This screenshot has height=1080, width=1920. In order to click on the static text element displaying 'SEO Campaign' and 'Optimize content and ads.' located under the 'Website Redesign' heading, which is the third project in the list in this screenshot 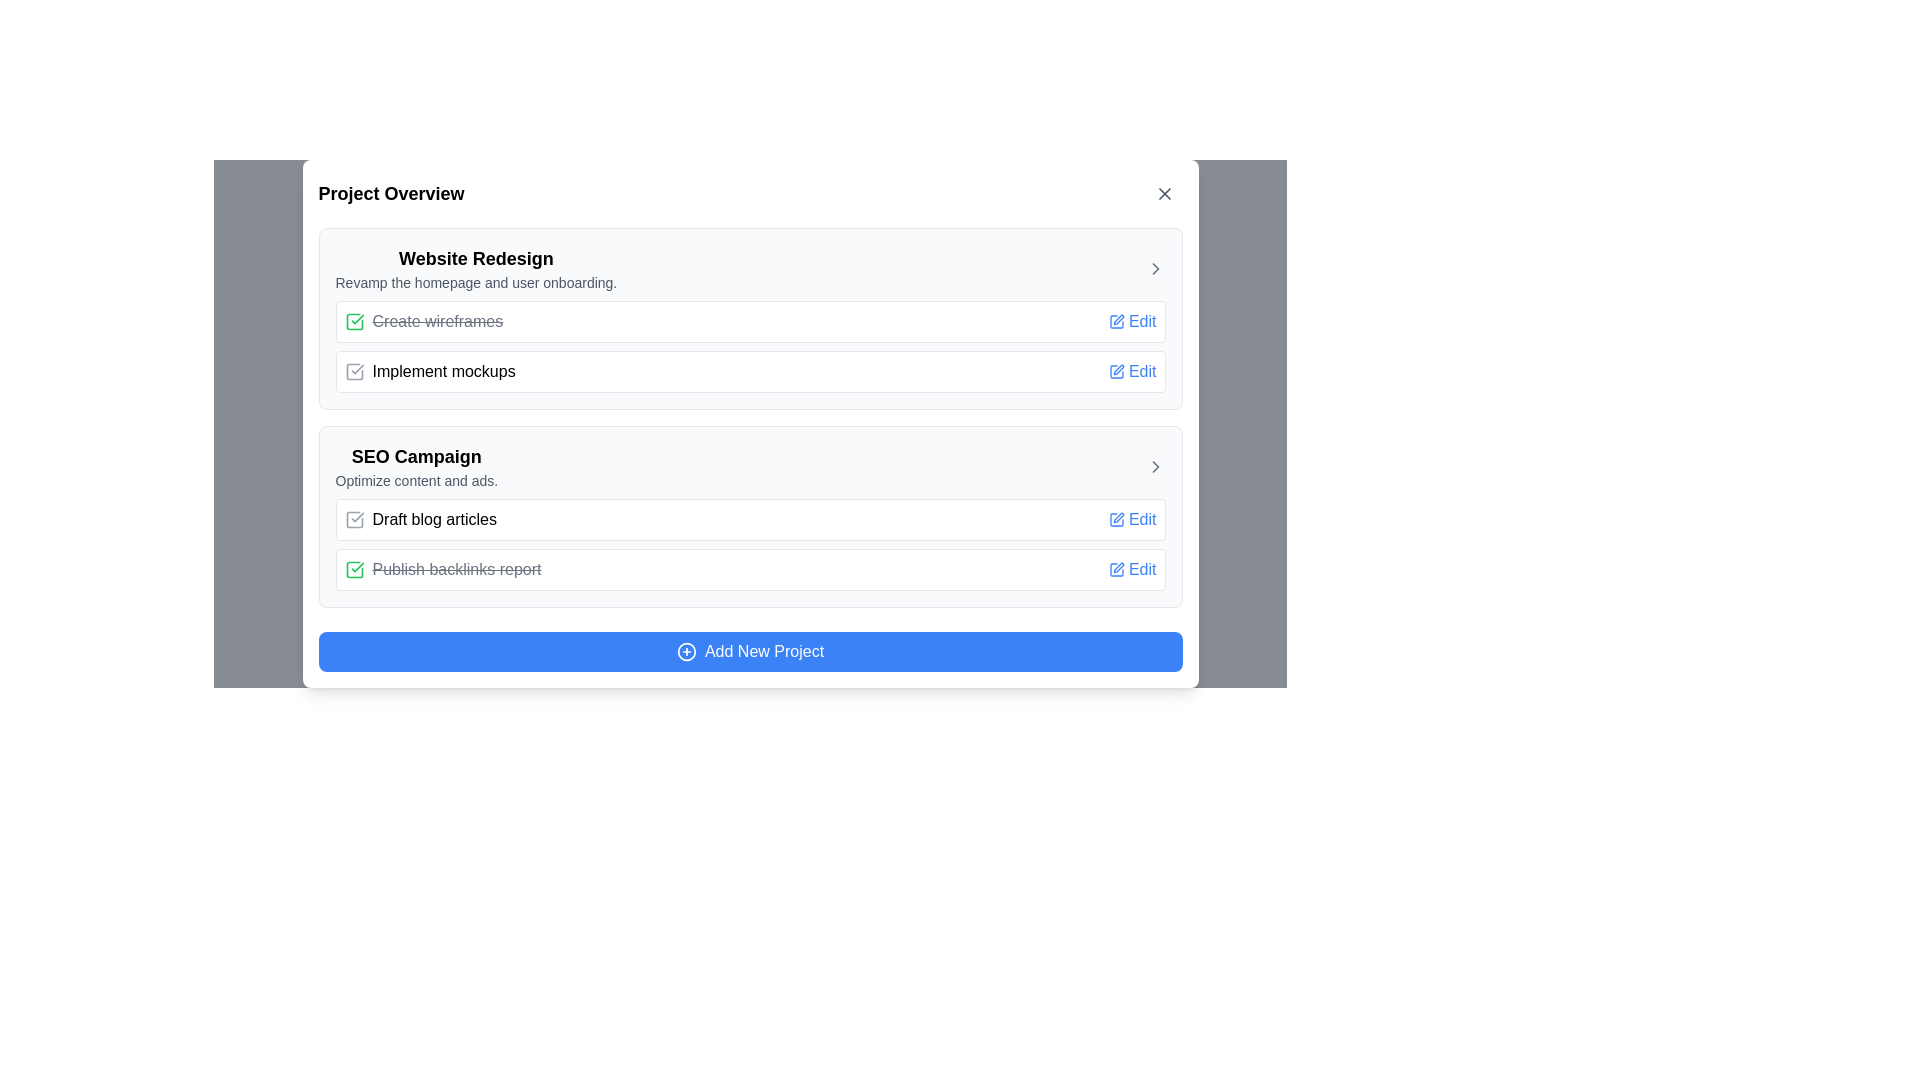, I will do `click(415, 466)`.